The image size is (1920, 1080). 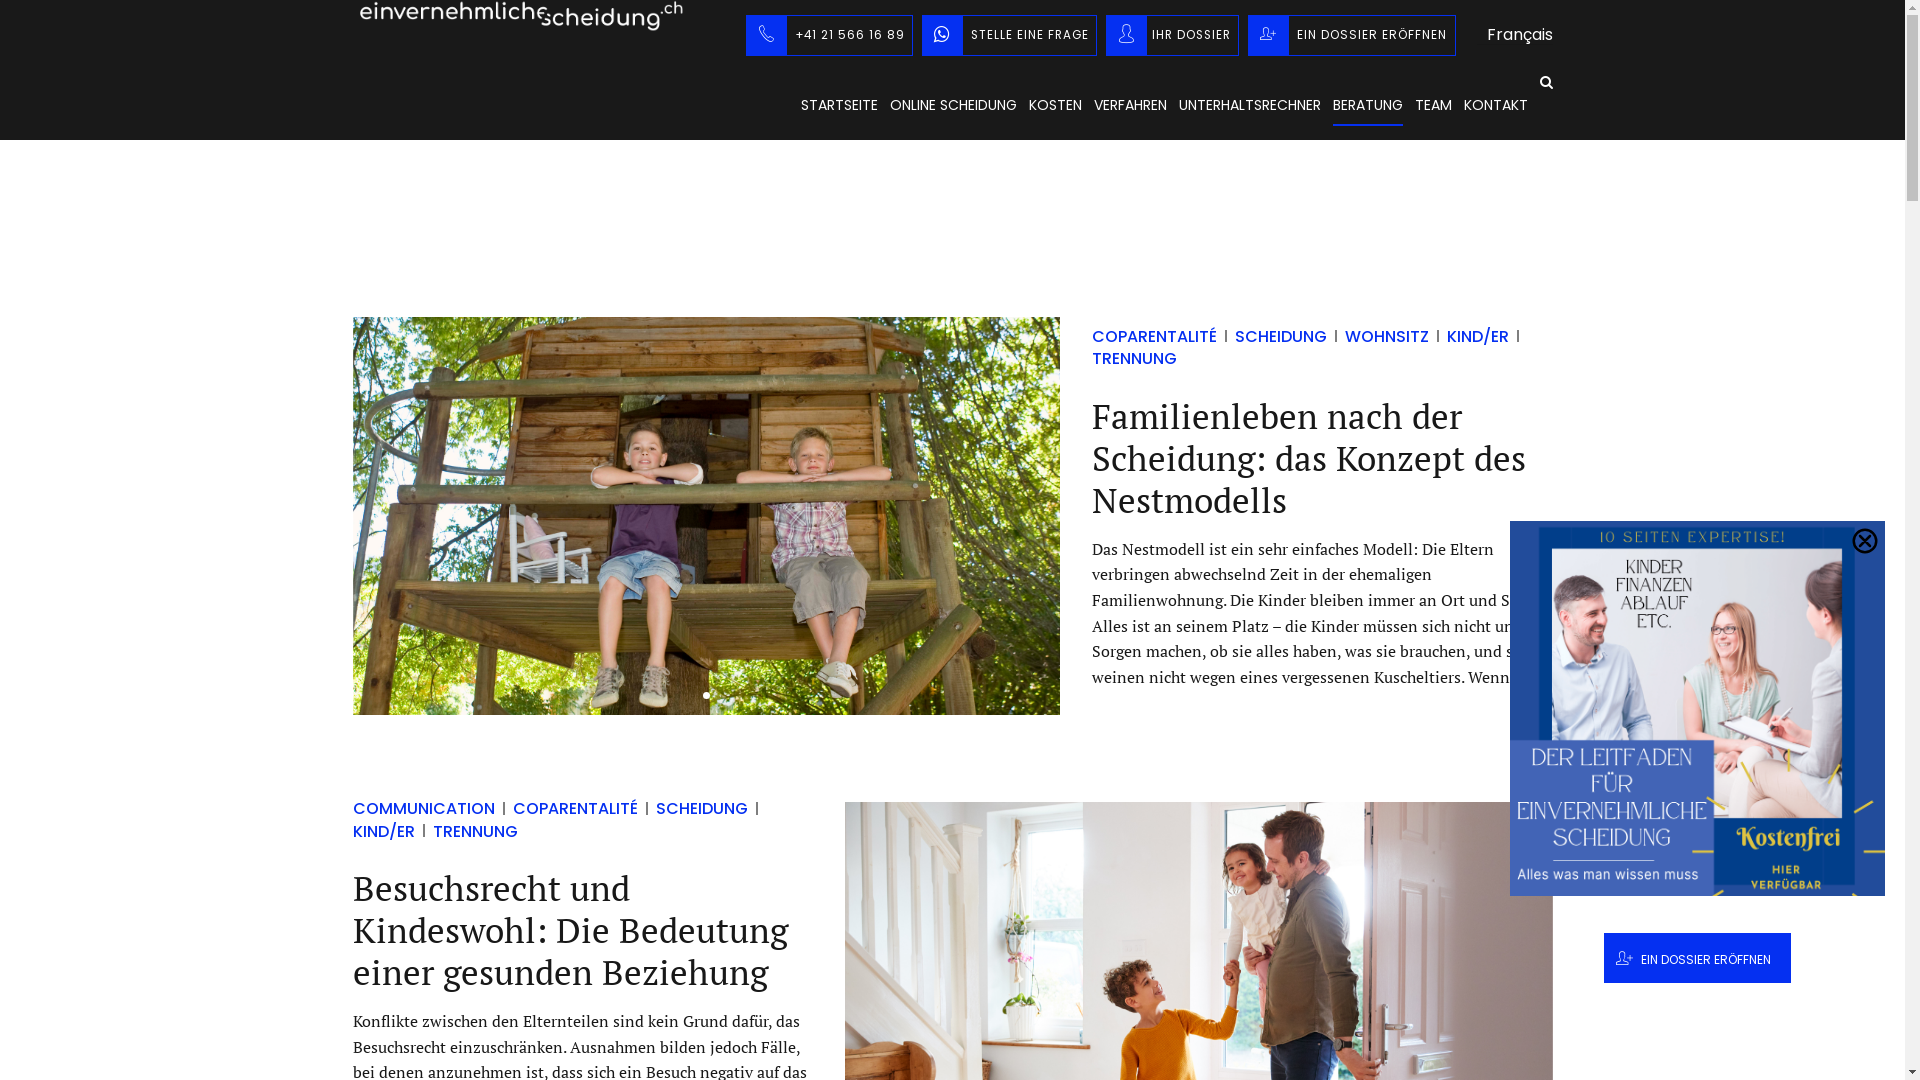 I want to click on 'BERATUNG', so click(x=1331, y=104).